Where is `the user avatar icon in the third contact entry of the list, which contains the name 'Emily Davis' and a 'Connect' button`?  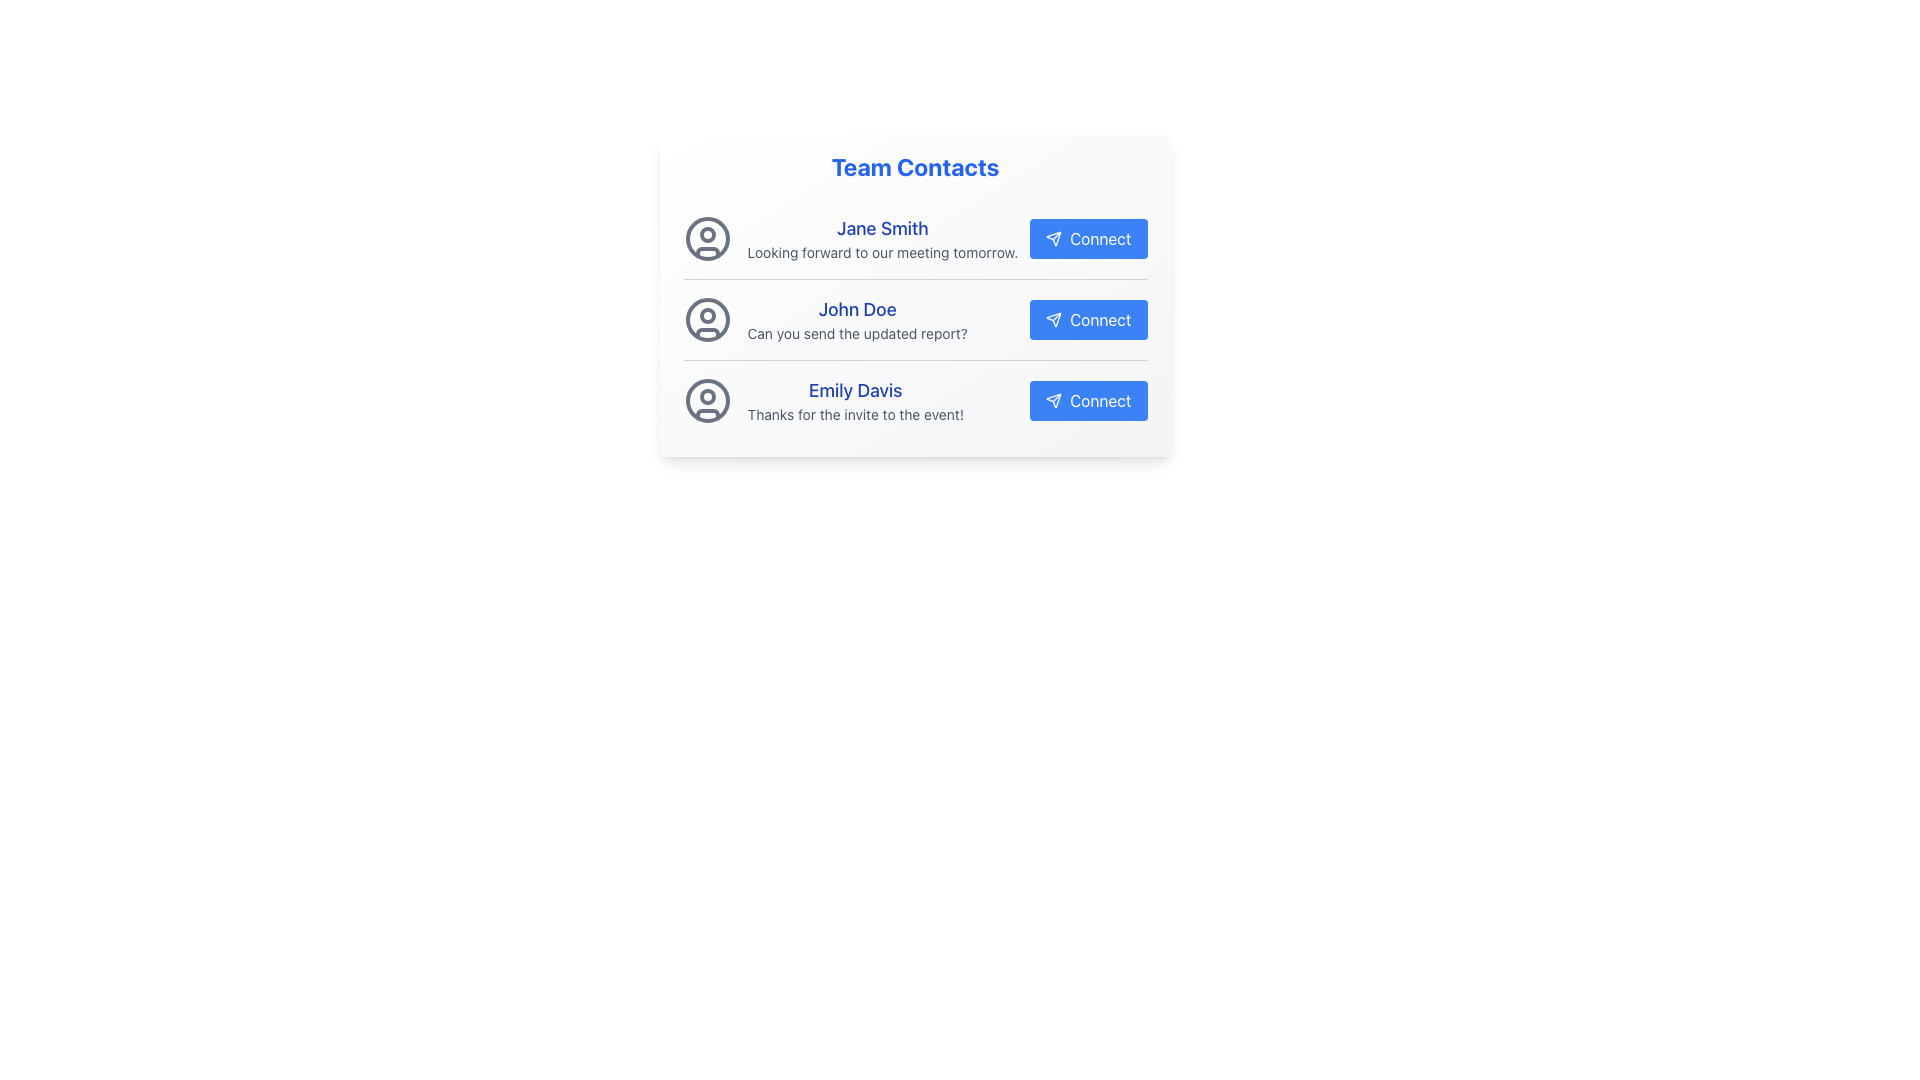
the user avatar icon in the third contact entry of the list, which contains the name 'Emily Davis' and a 'Connect' button is located at coordinates (914, 401).